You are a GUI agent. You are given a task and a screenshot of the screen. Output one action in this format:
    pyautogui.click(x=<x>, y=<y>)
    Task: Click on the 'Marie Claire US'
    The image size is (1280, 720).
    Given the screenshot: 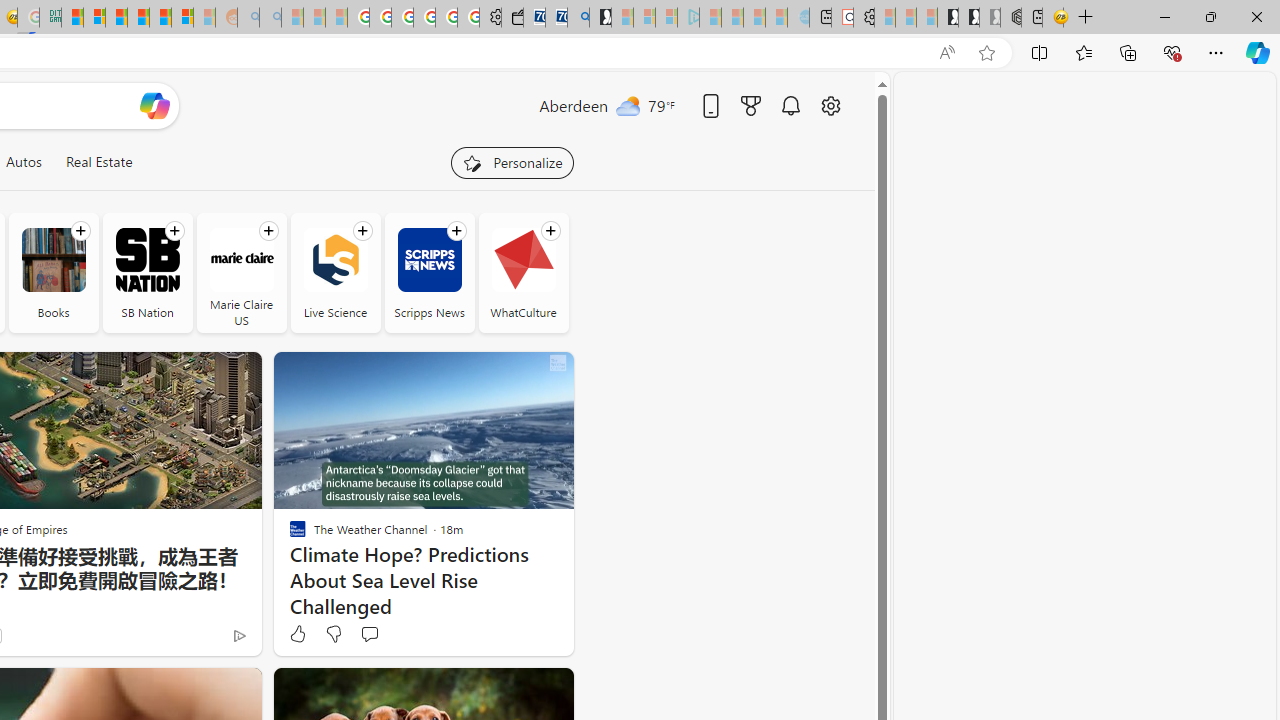 What is the action you would take?
    pyautogui.click(x=240, y=272)
    